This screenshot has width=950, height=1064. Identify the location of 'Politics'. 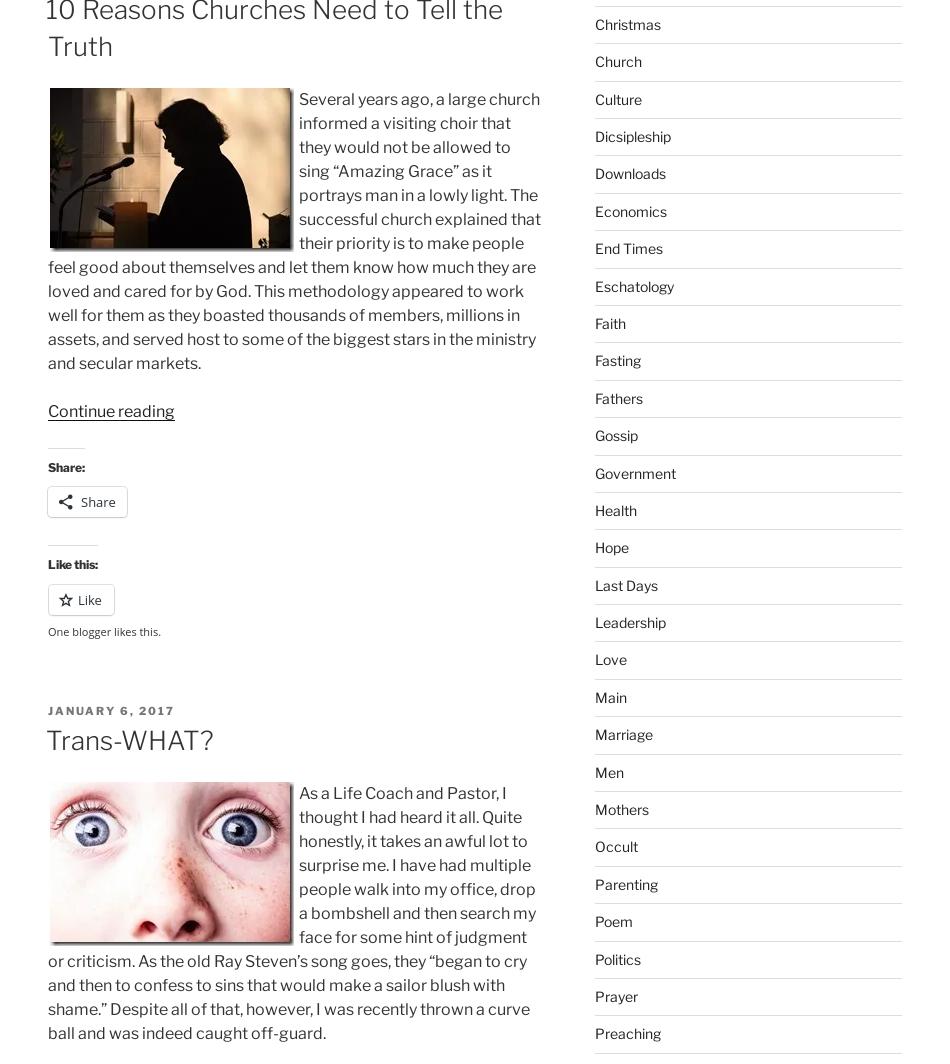
(617, 958).